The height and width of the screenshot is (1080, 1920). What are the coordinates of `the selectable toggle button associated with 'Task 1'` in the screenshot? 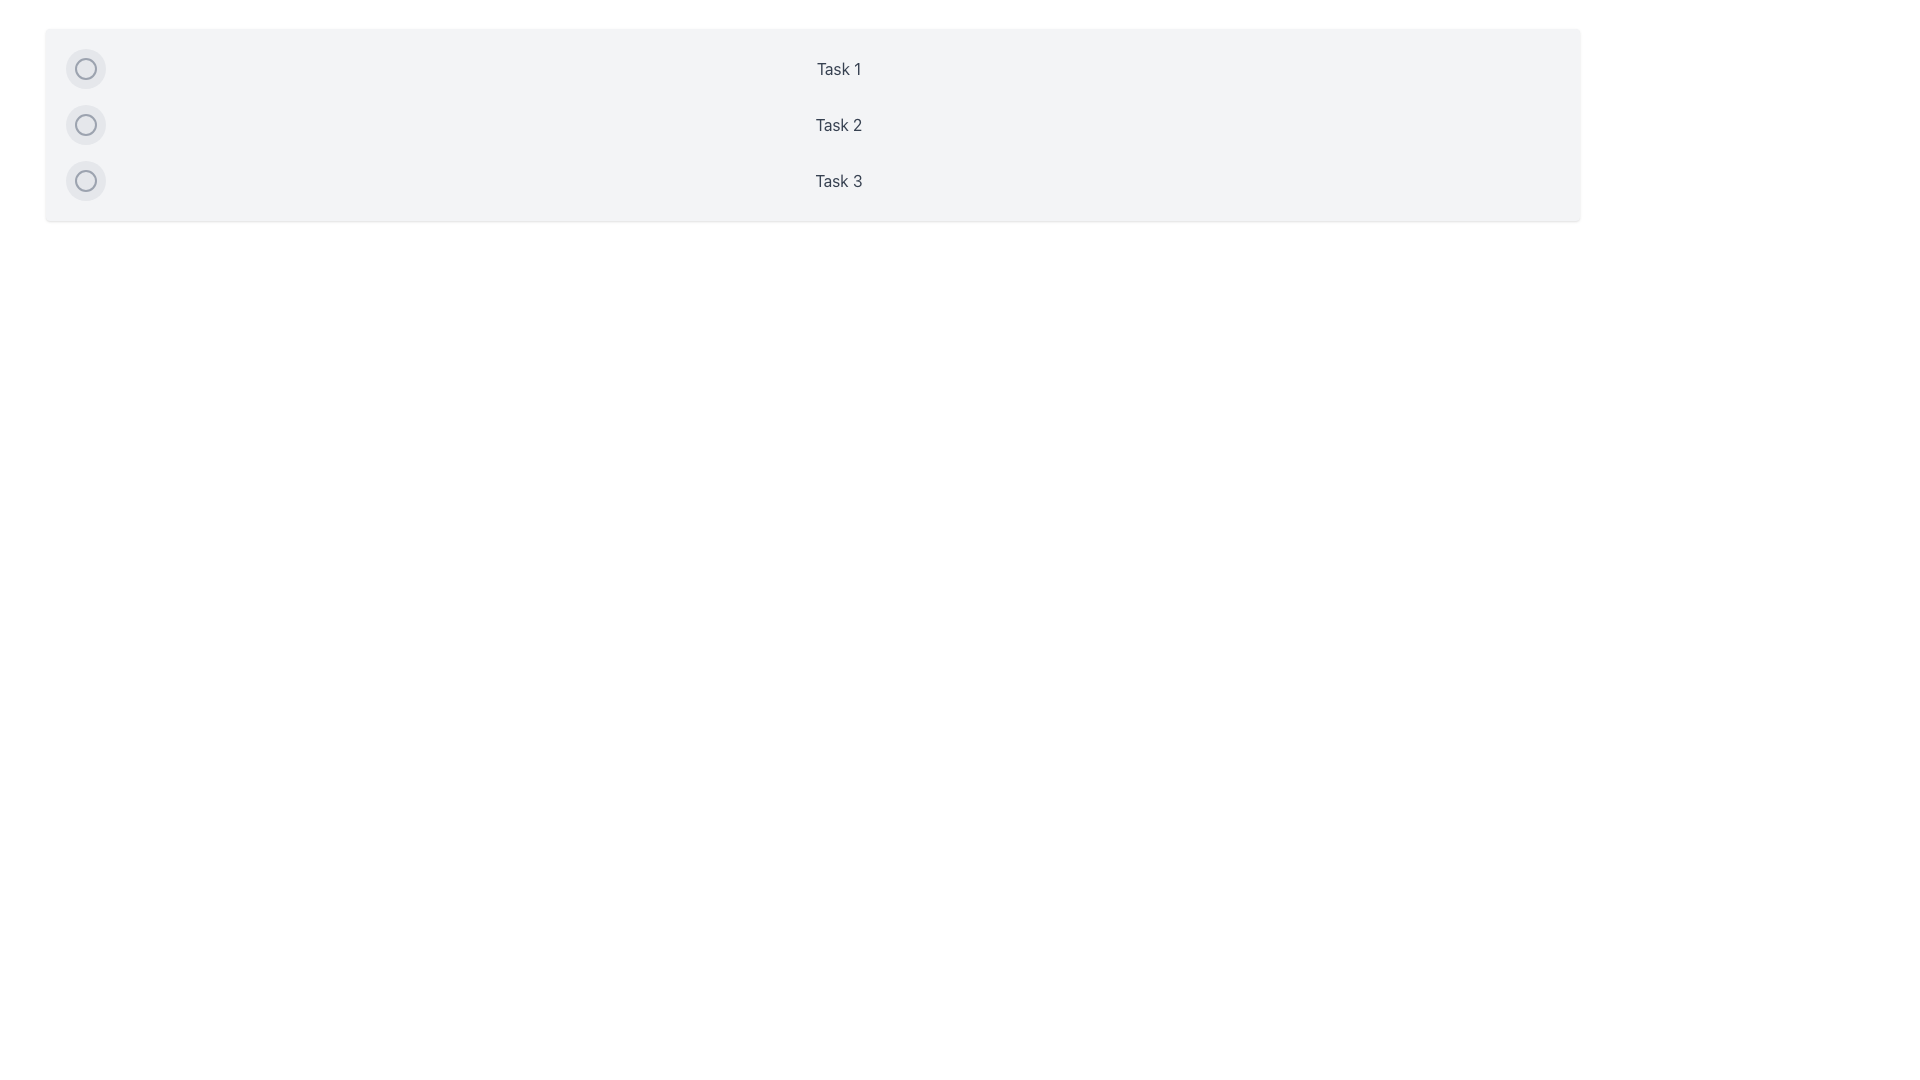 It's located at (85, 68).